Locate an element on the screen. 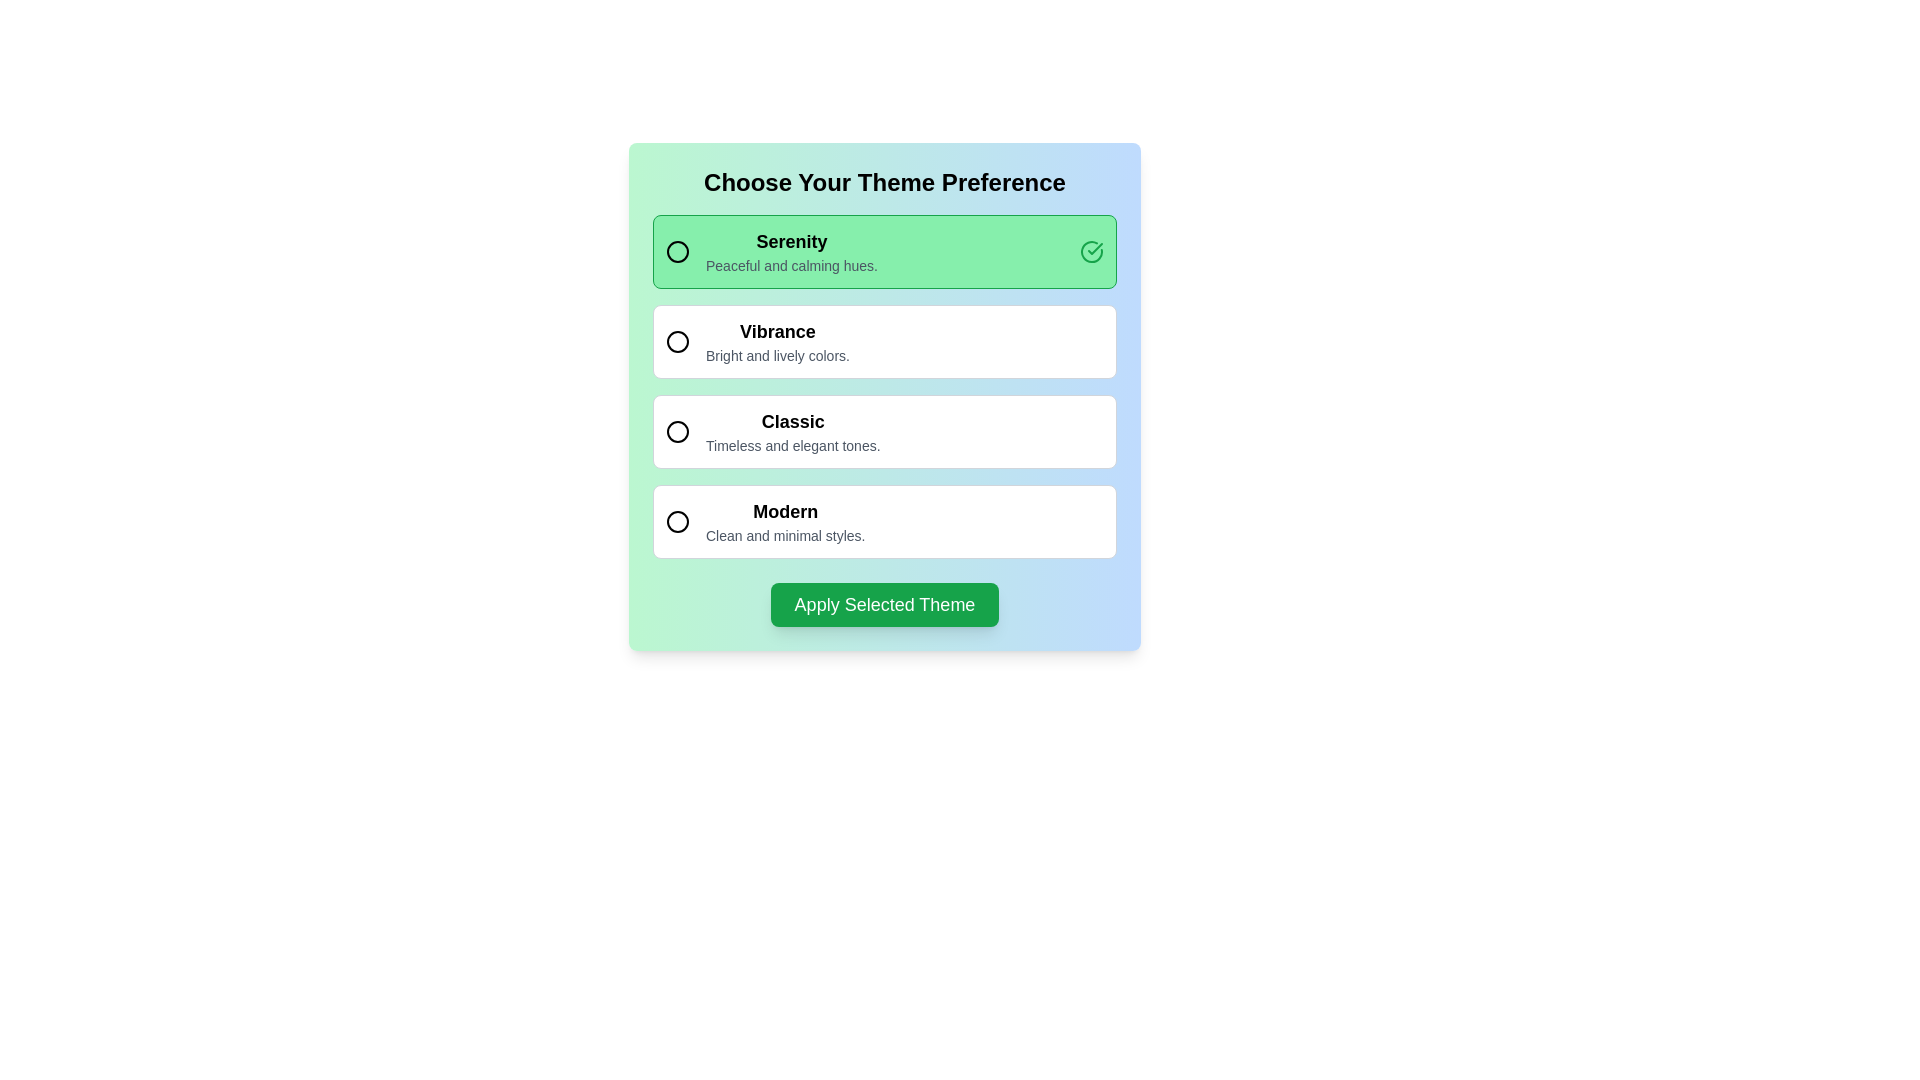 Image resolution: width=1920 pixels, height=1080 pixels. the text label reading 'Peaceful and calming hues.' located below the 'Serenity' title within the green background panel is located at coordinates (791, 265).